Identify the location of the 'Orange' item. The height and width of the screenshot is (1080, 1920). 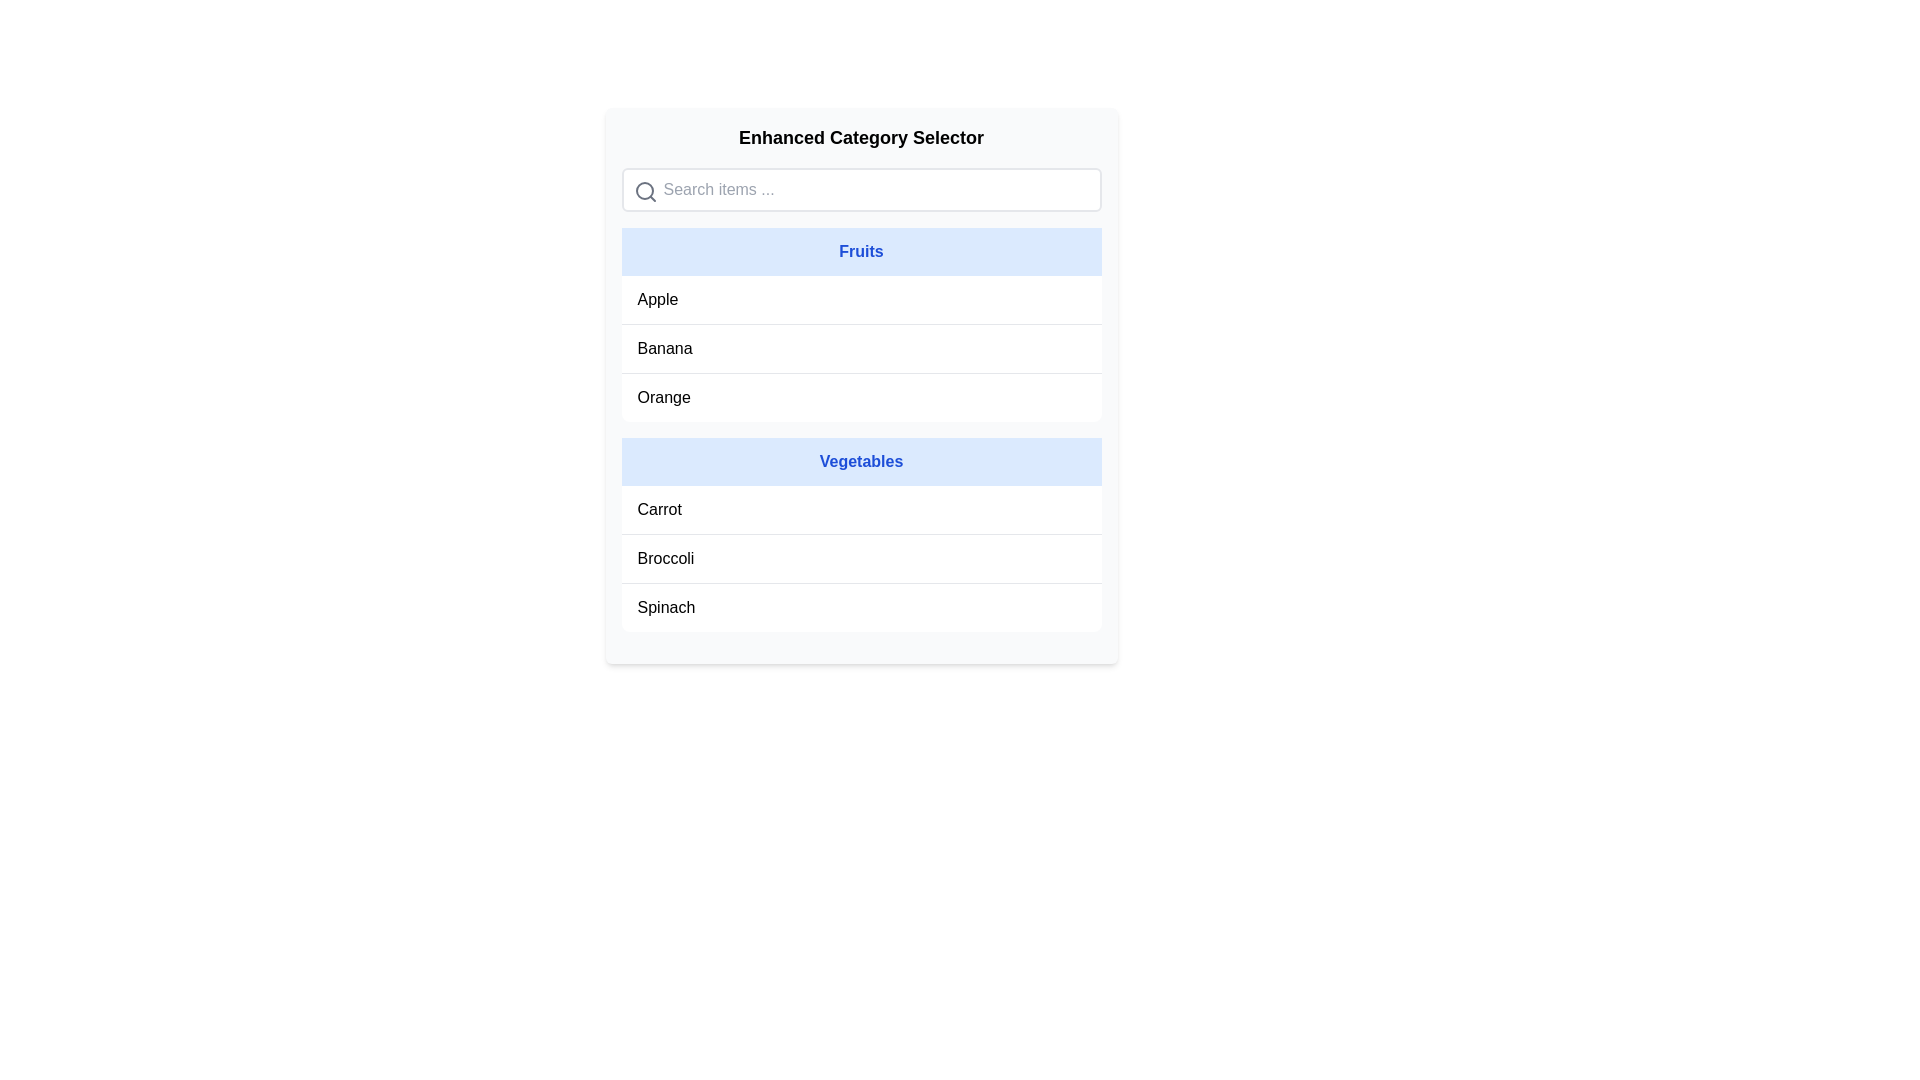
(861, 397).